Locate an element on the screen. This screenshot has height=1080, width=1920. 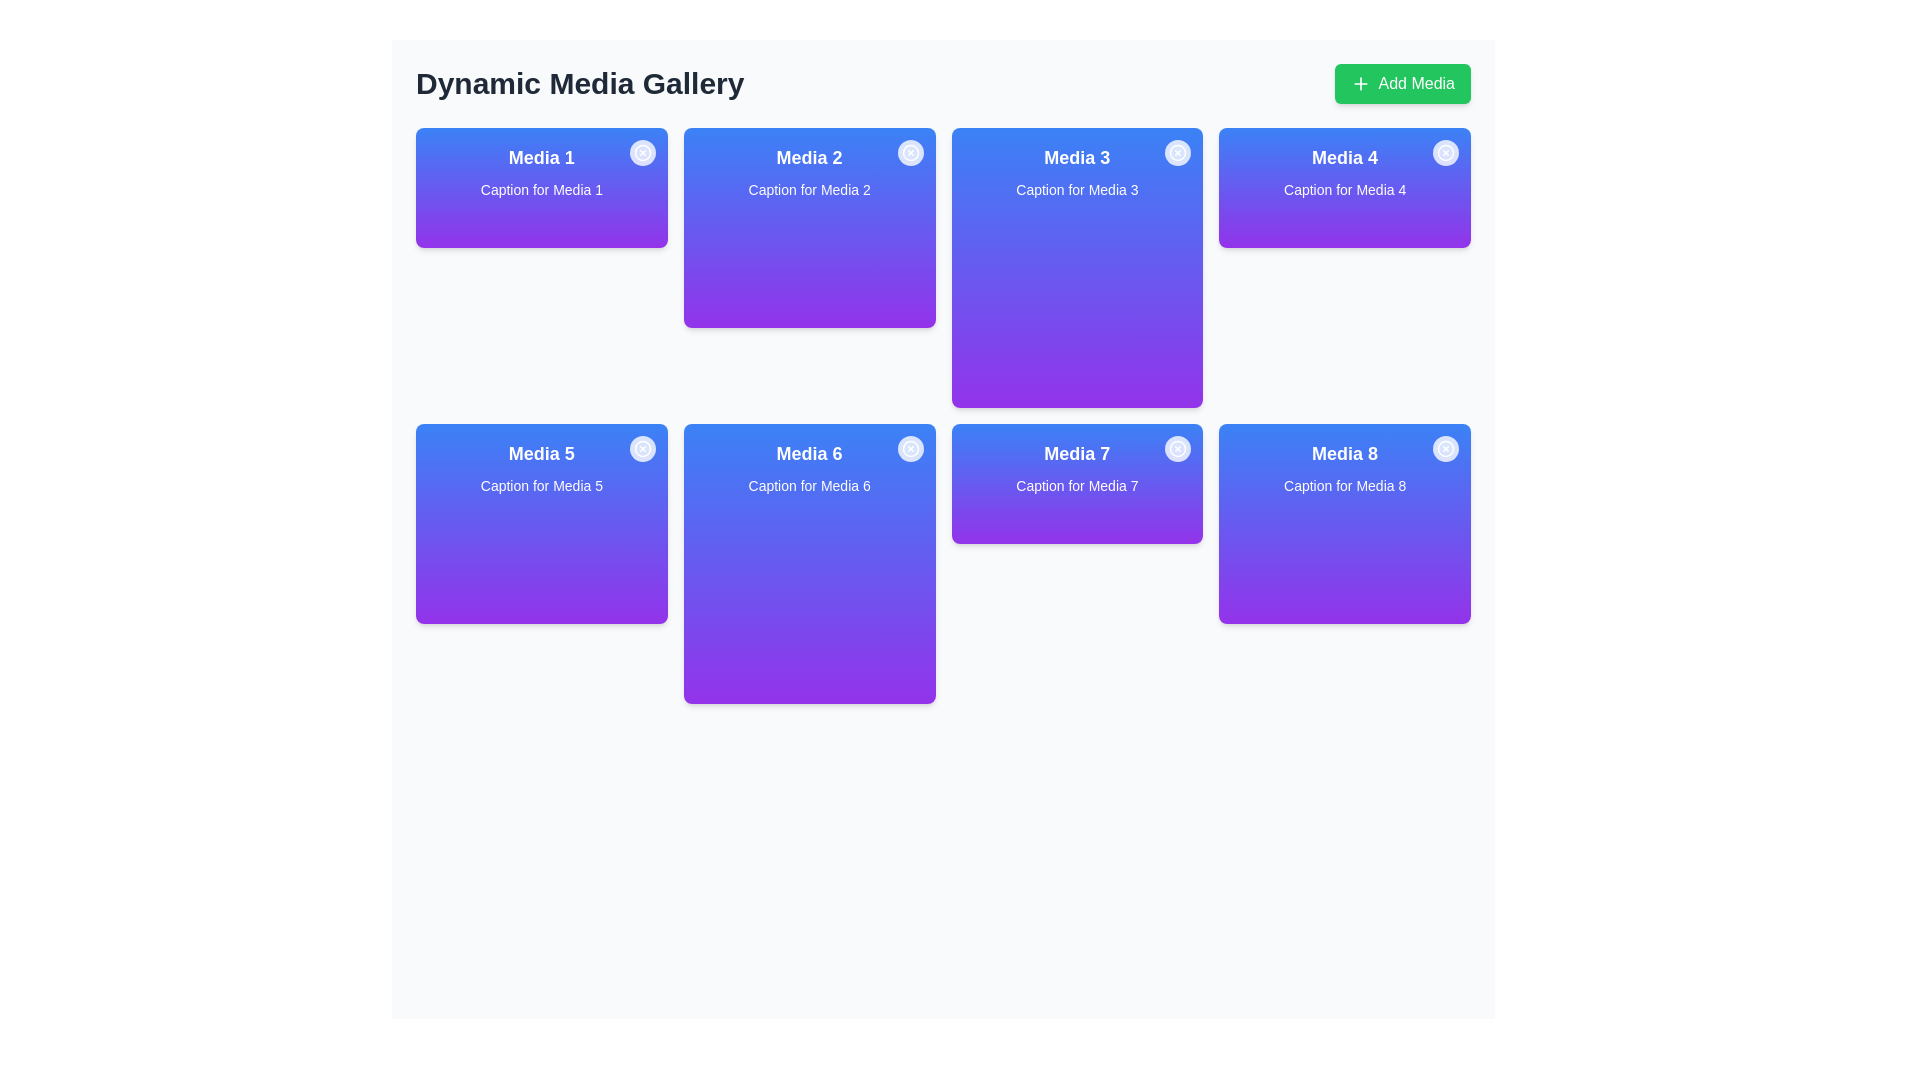
title and caption information from the media item represented by the Card located at the bottom-right of the grid layout, identified as the eighth card is located at coordinates (1345, 523).